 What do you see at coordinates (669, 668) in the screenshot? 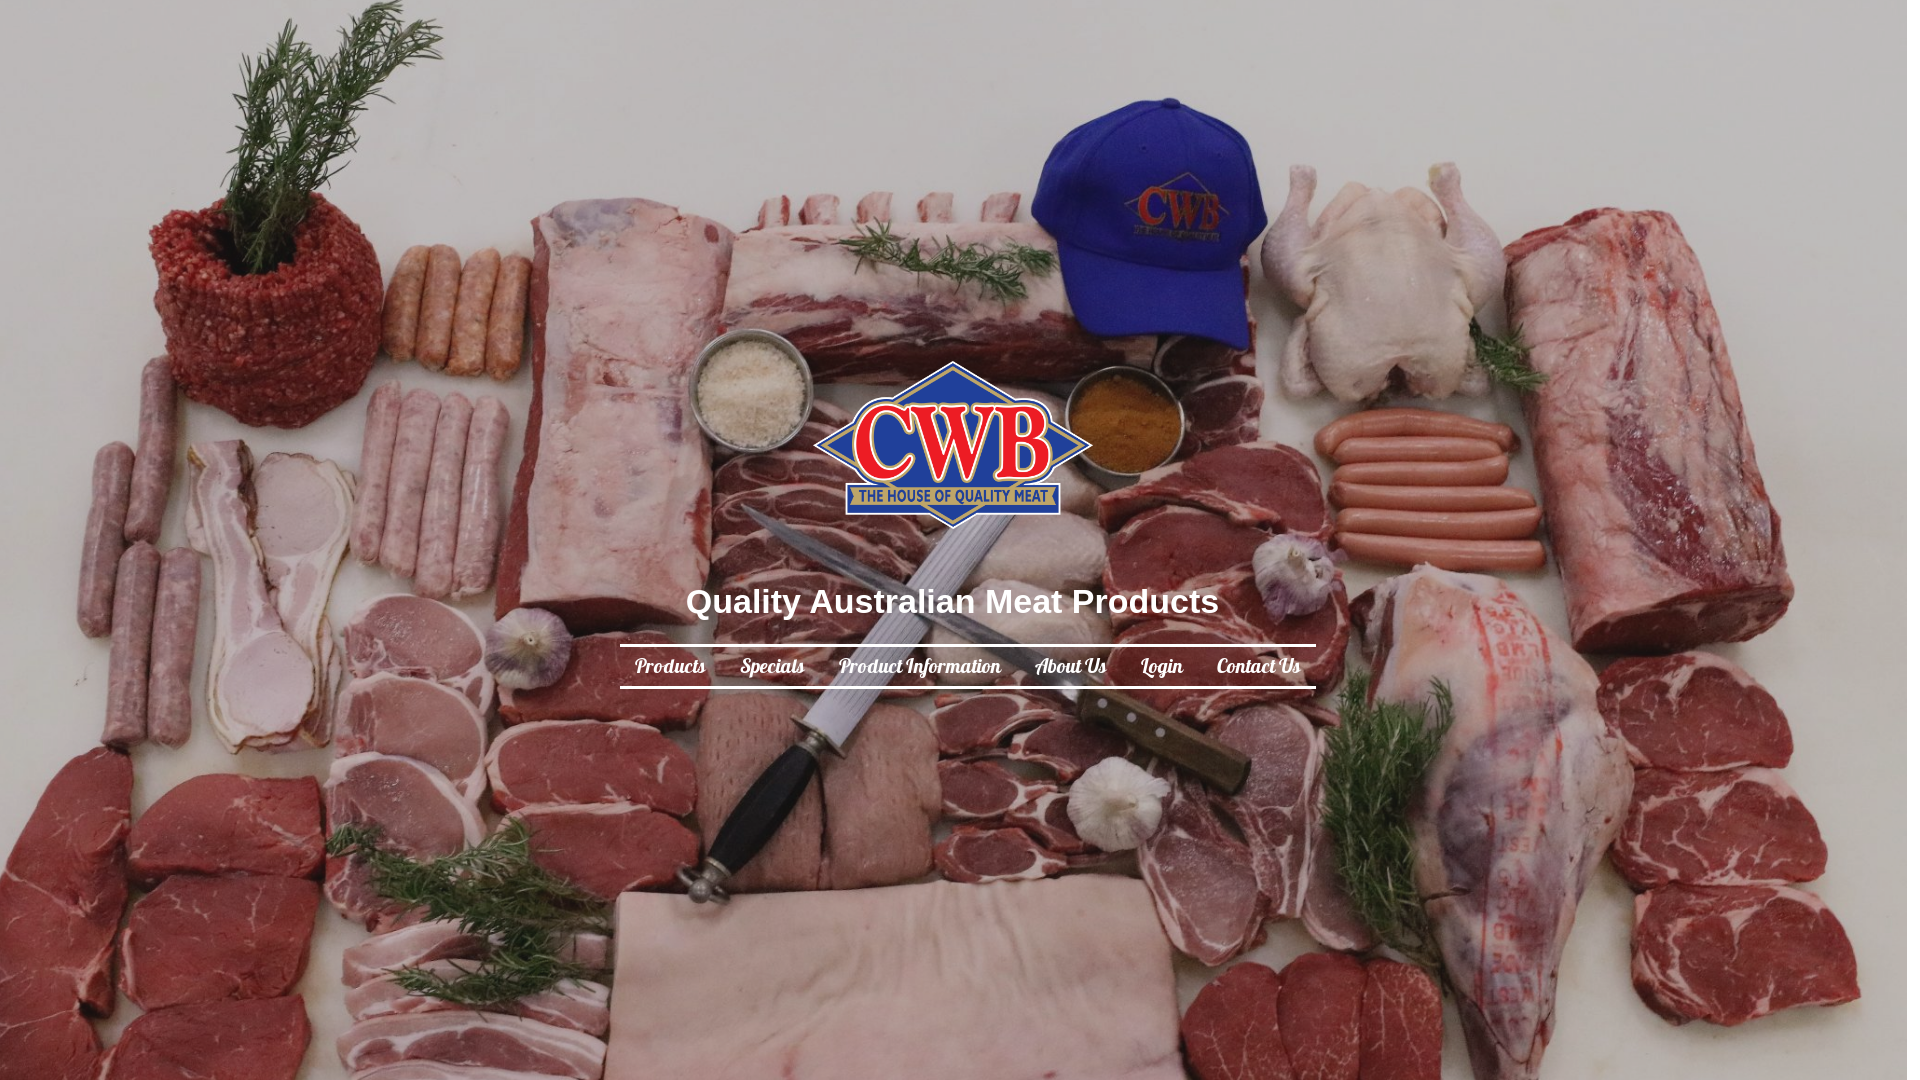
I see `'Products'` at bounding box center [669, 668].